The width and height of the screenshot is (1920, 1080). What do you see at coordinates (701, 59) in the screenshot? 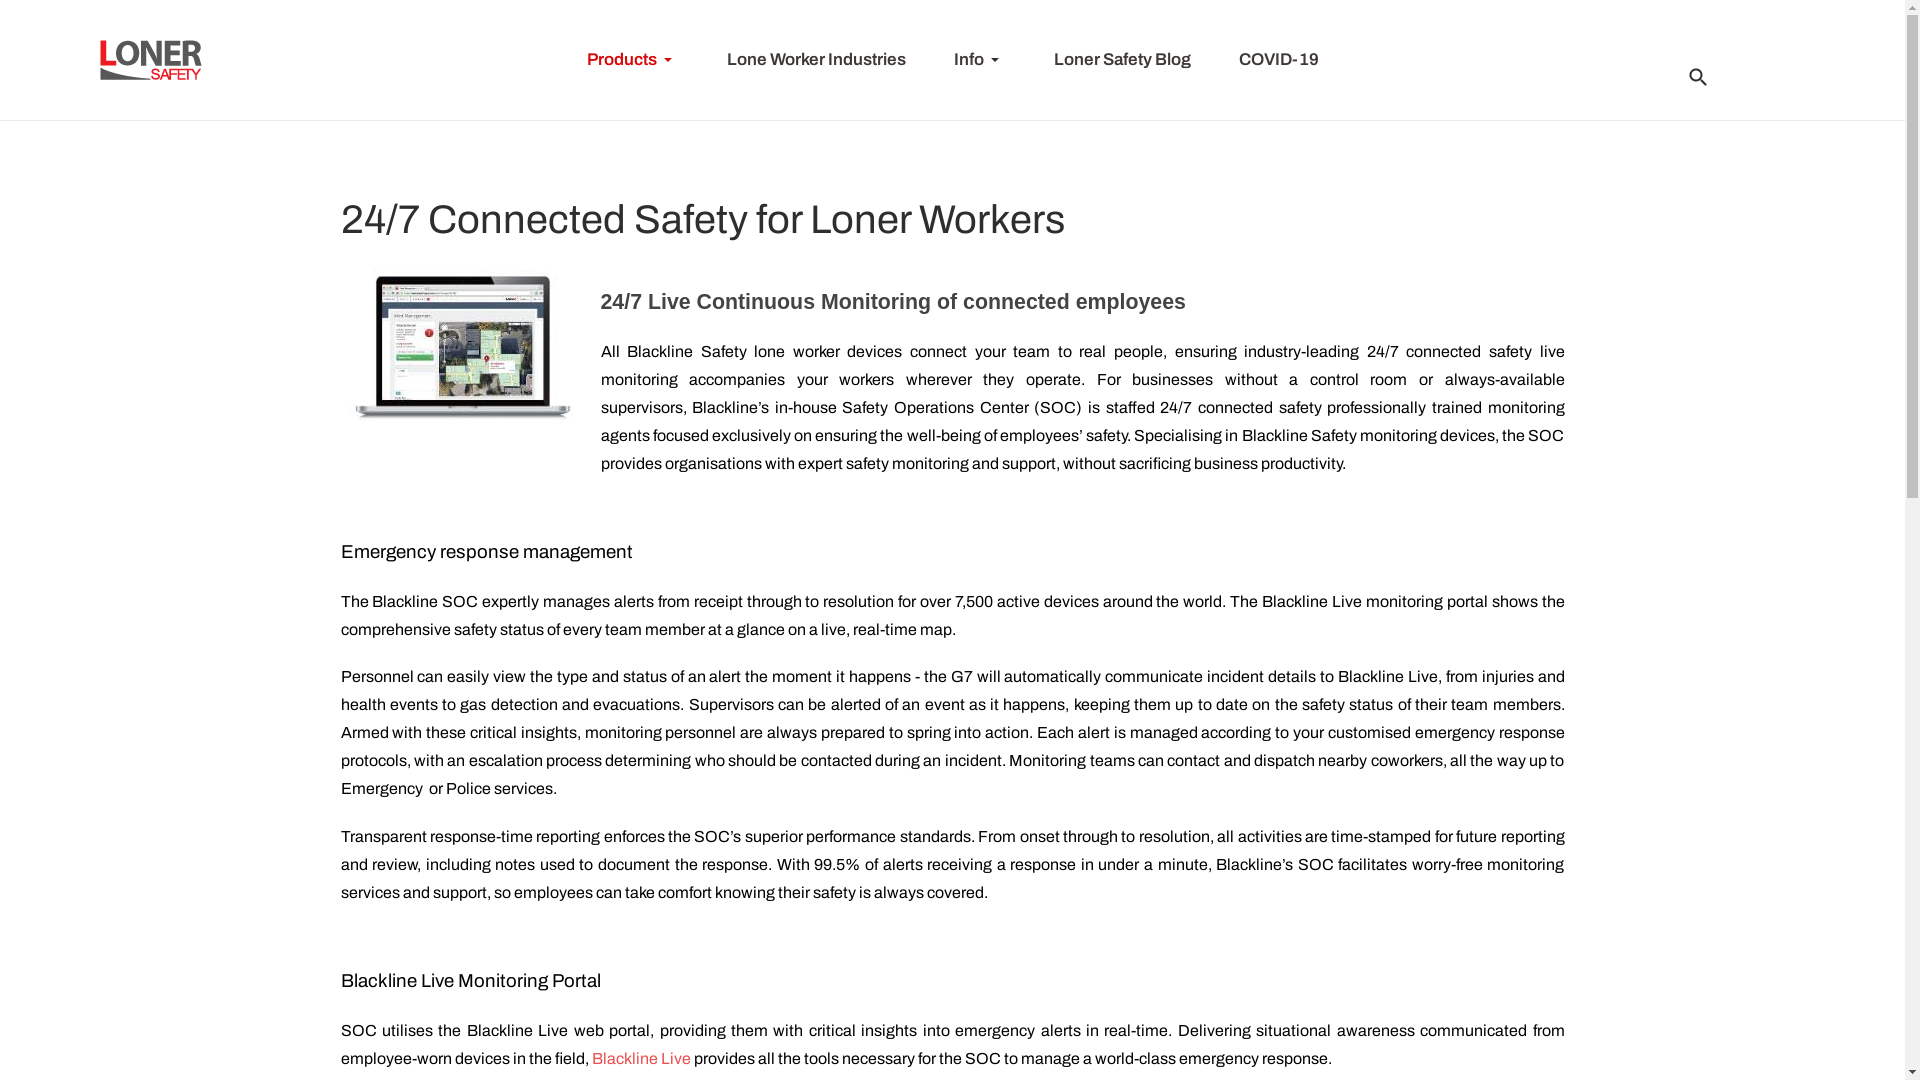
I see `'Lone Worker Industries'` at bounding box center [701, 59].